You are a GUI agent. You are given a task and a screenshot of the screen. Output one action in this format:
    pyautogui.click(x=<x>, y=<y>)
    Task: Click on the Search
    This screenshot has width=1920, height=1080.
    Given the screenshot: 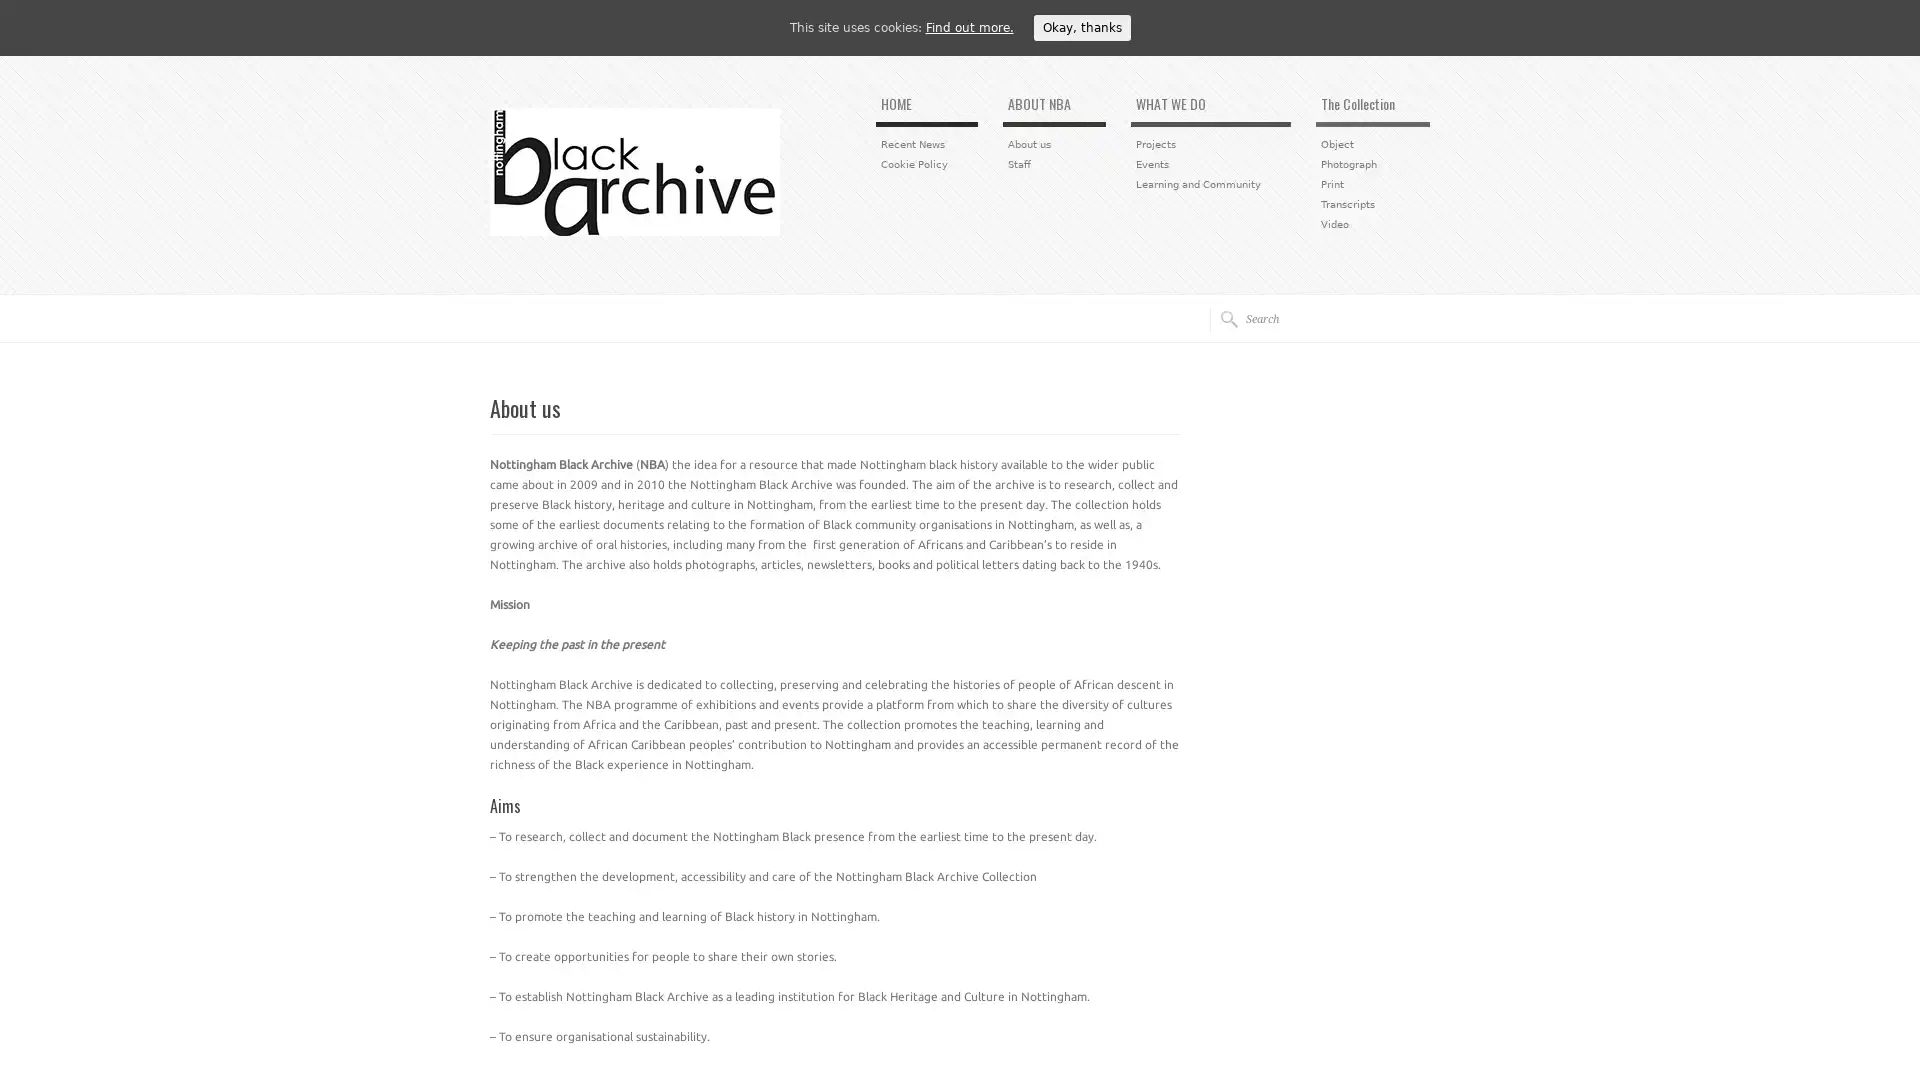 What is the action you would take?
    pyautogui.click(x=1222, y=318)
    